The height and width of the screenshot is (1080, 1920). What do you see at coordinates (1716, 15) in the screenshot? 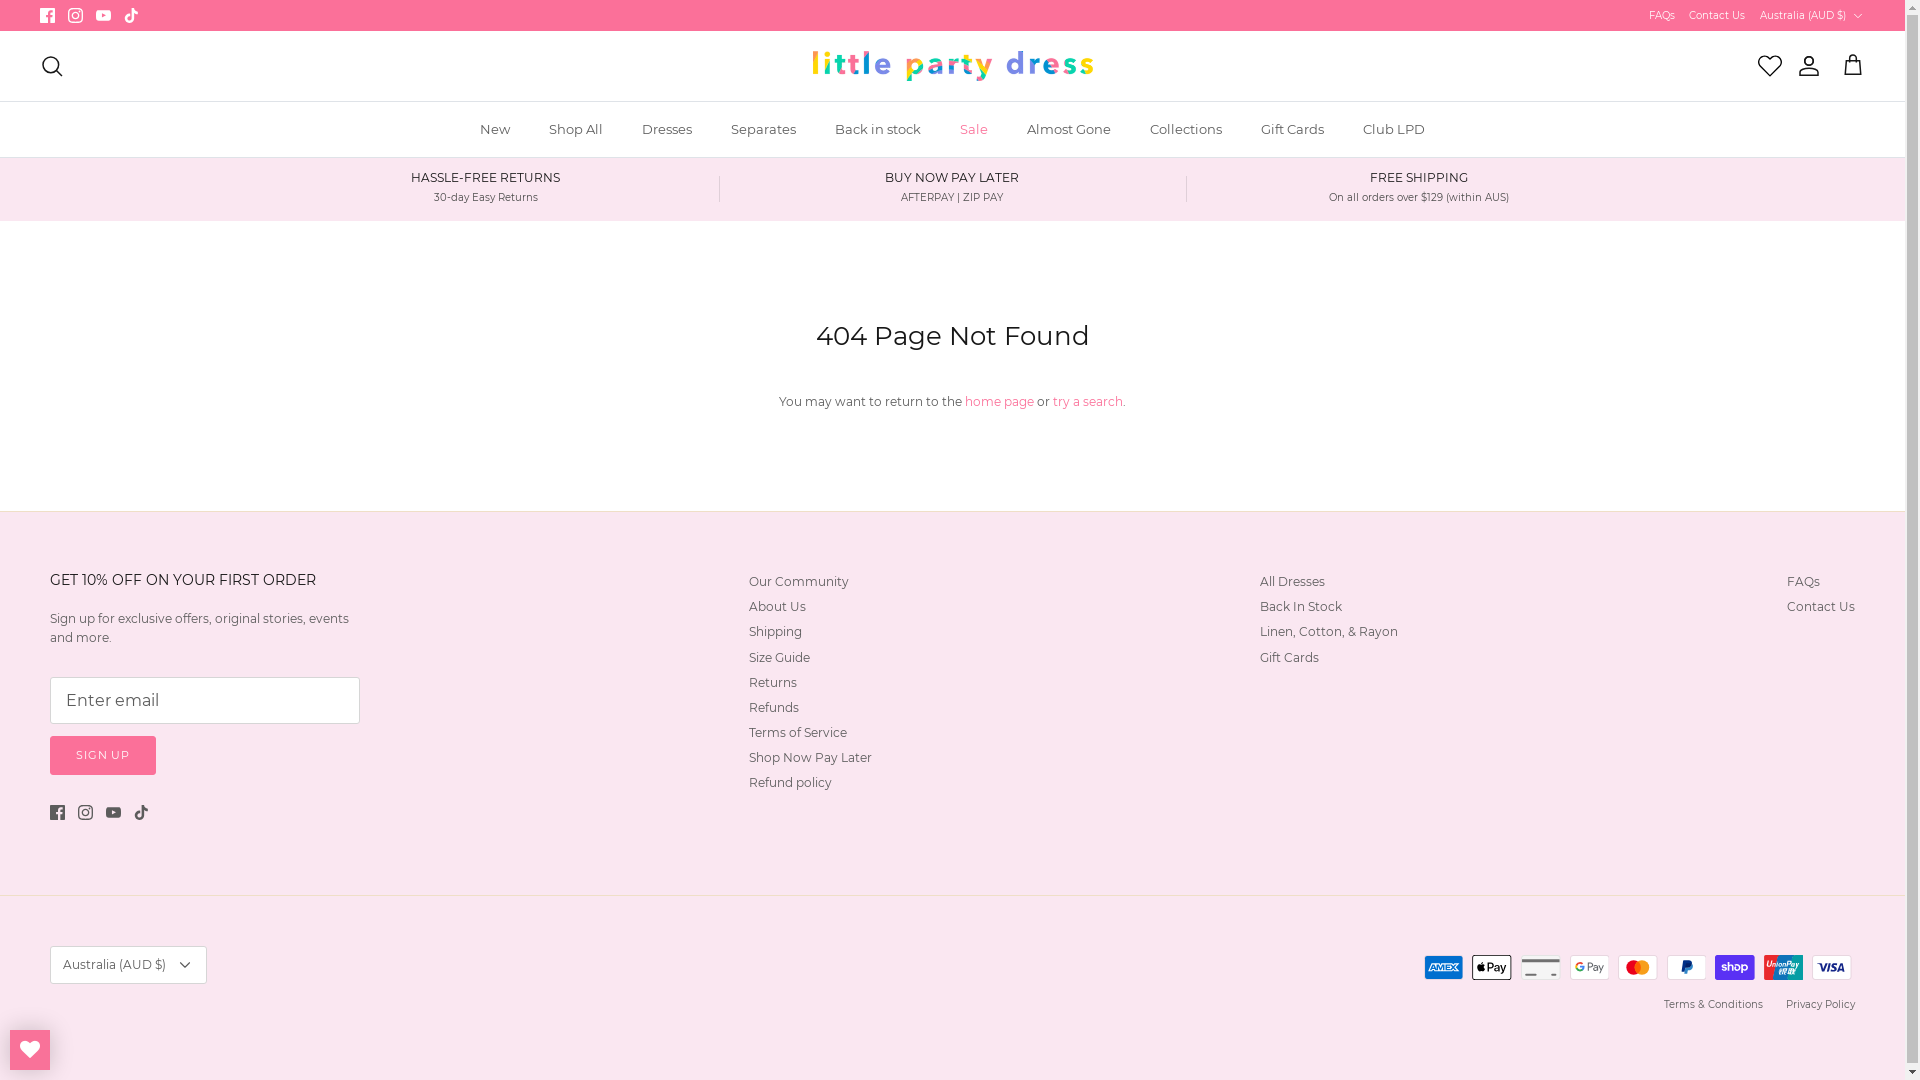
I see `'Contact Us'` at bounding box center [1716, 15].